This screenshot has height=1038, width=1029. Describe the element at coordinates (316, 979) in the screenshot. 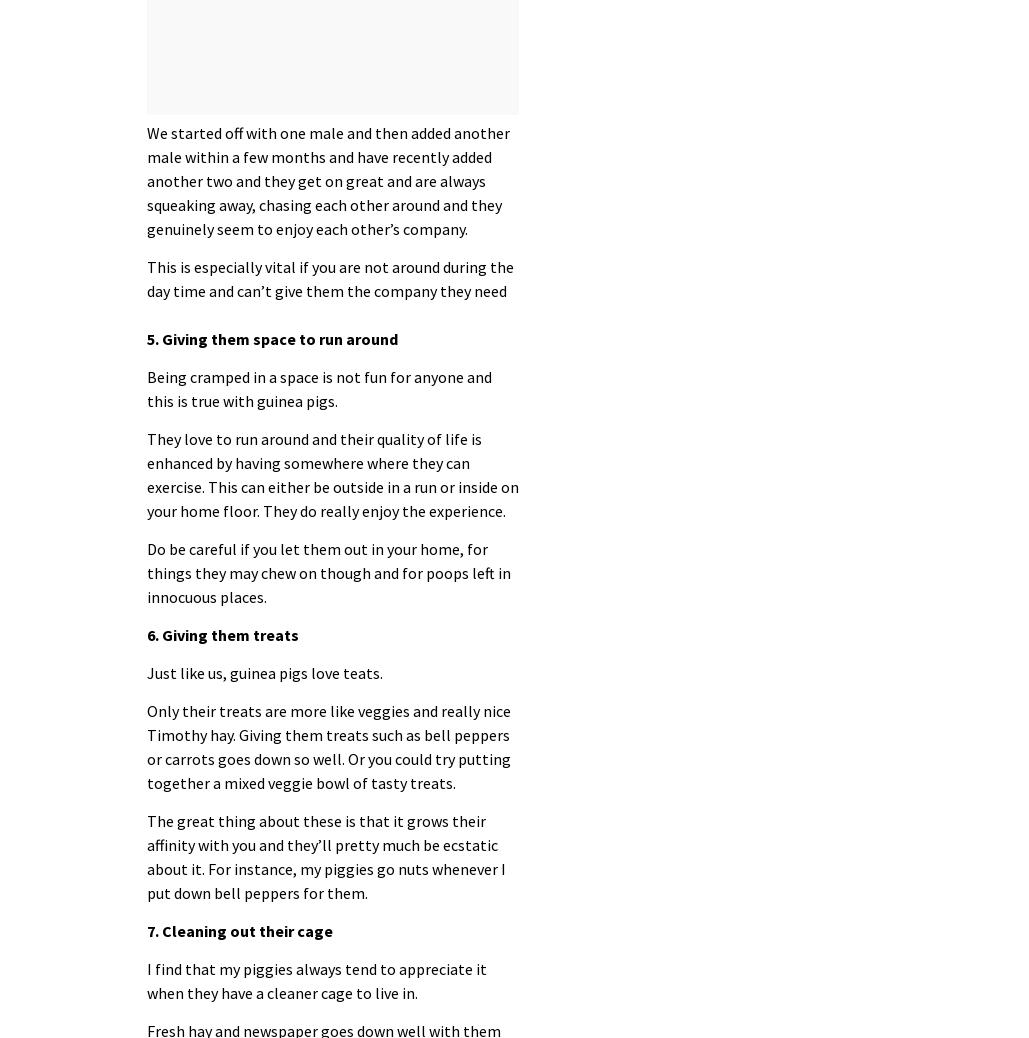

I see `'I find that my piggies always tend to appreciate it when they have a cleaner cage to live in.'` at that location.